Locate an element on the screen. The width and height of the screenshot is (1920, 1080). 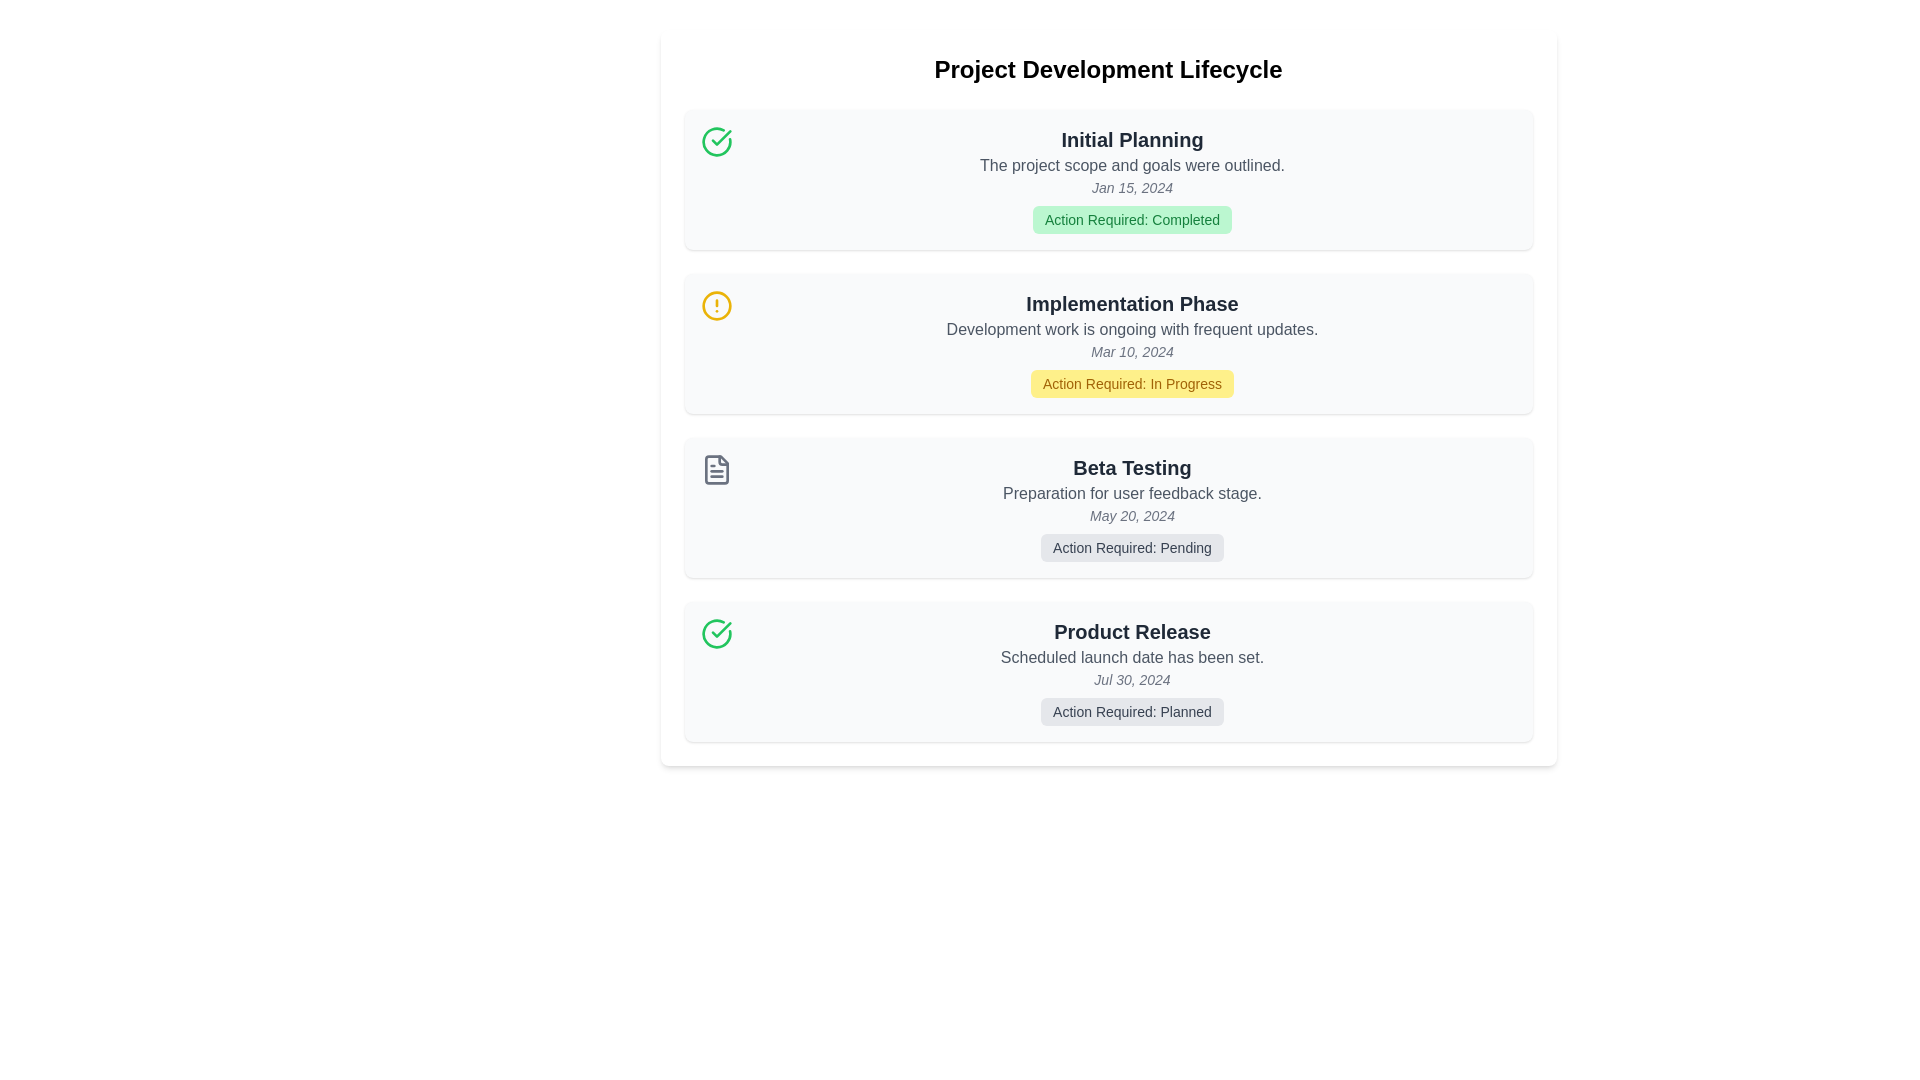
the Information Panel, which is the second item in the vertical sequence providing project details, located below the 'Initial Planning' section and above the 'Beta Testing' section is located at coordinates (1132, 342).